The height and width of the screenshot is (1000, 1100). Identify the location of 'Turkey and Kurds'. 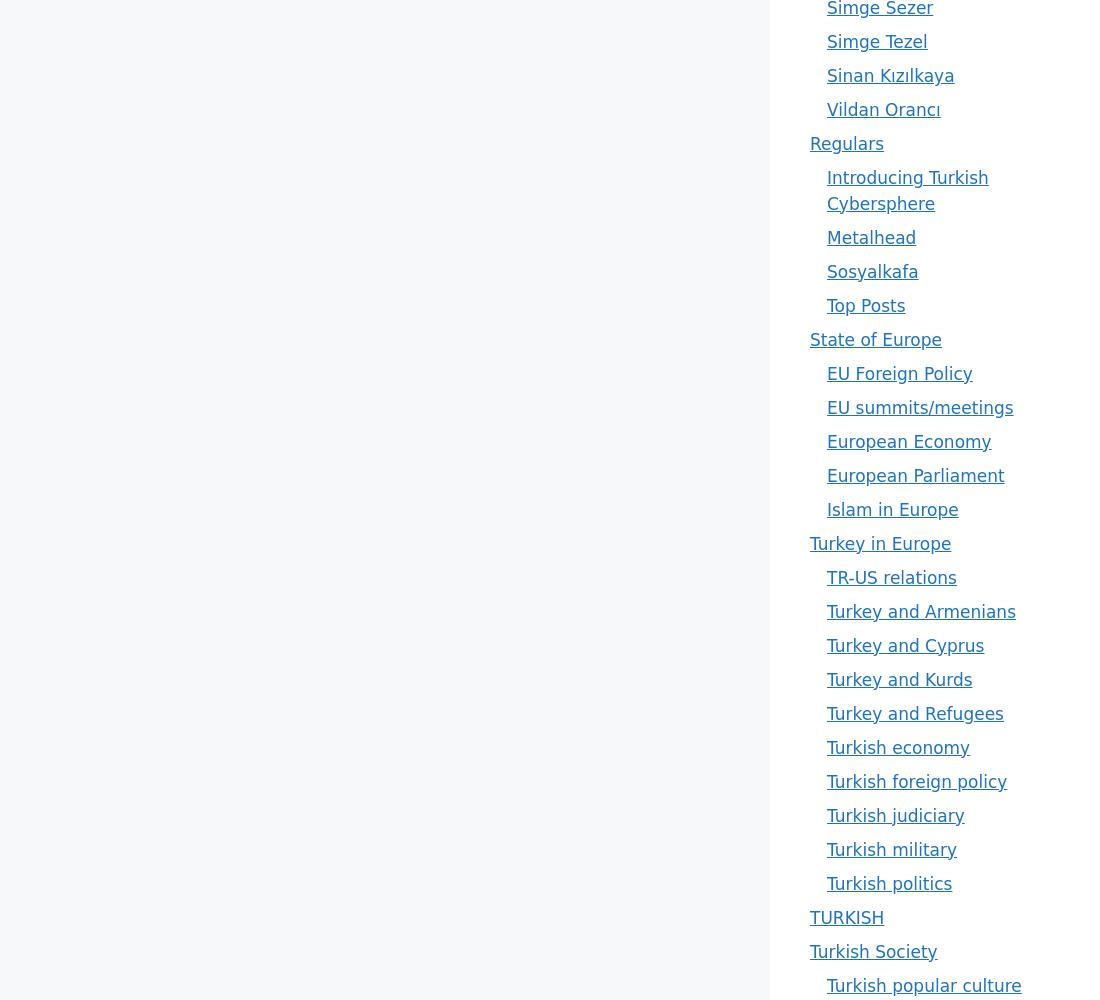
(899, 679).